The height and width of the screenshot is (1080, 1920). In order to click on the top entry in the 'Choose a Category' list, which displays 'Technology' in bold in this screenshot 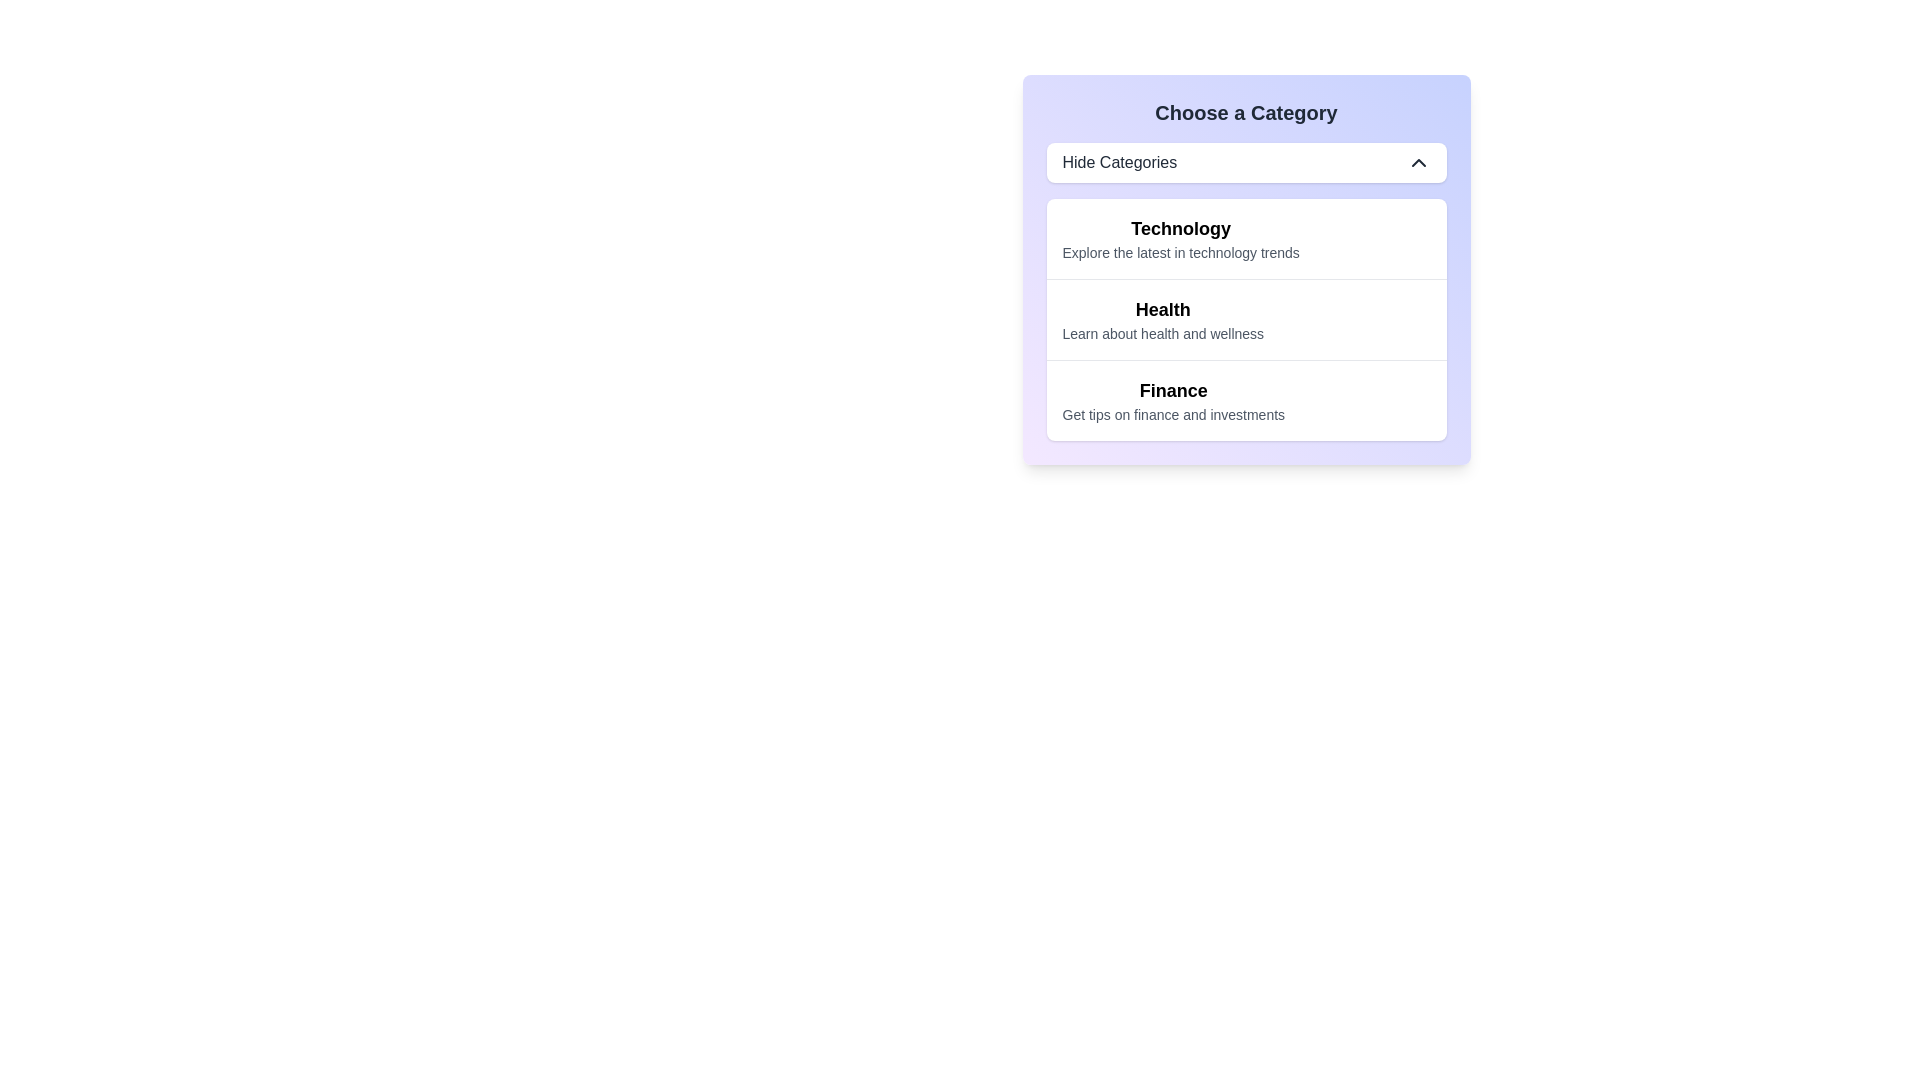, I will do `click(1181, 238)`.